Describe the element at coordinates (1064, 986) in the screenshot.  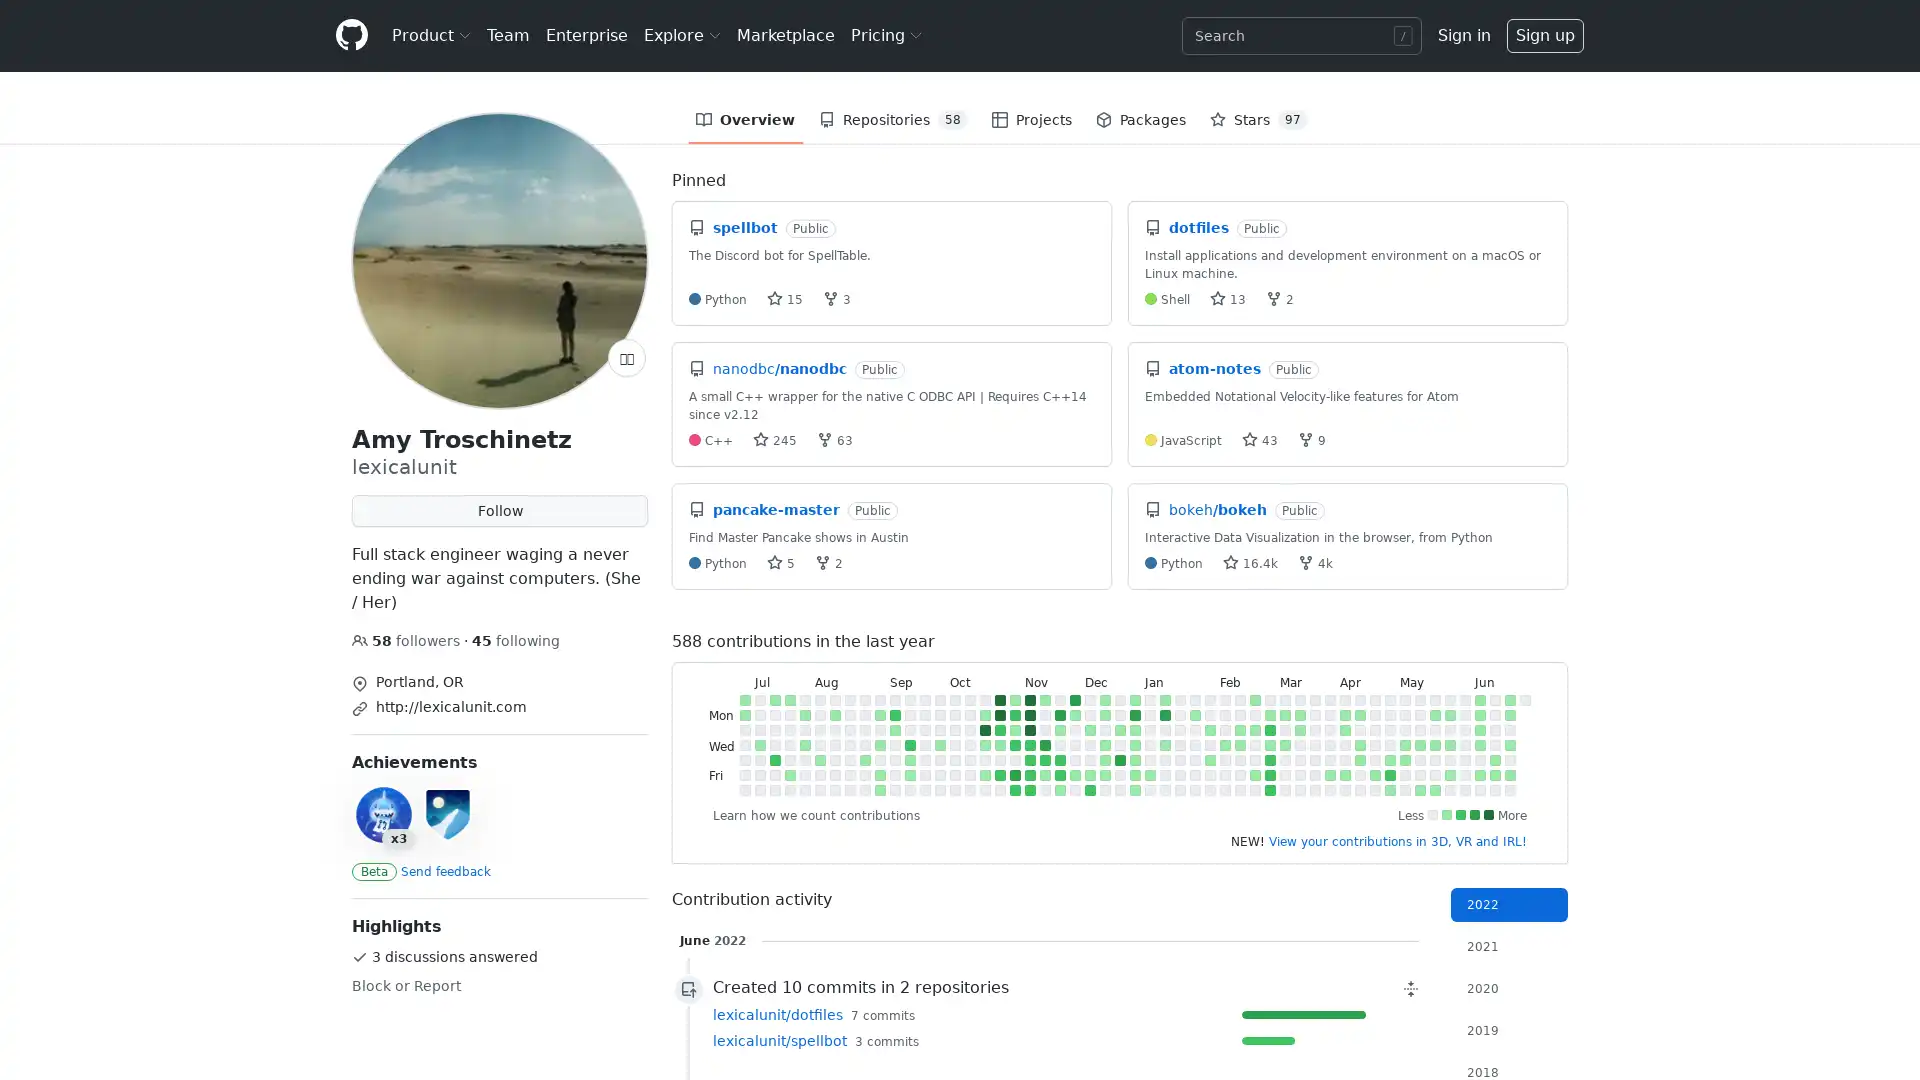
I see `Created 10 commits in 2 repositories` at that location.